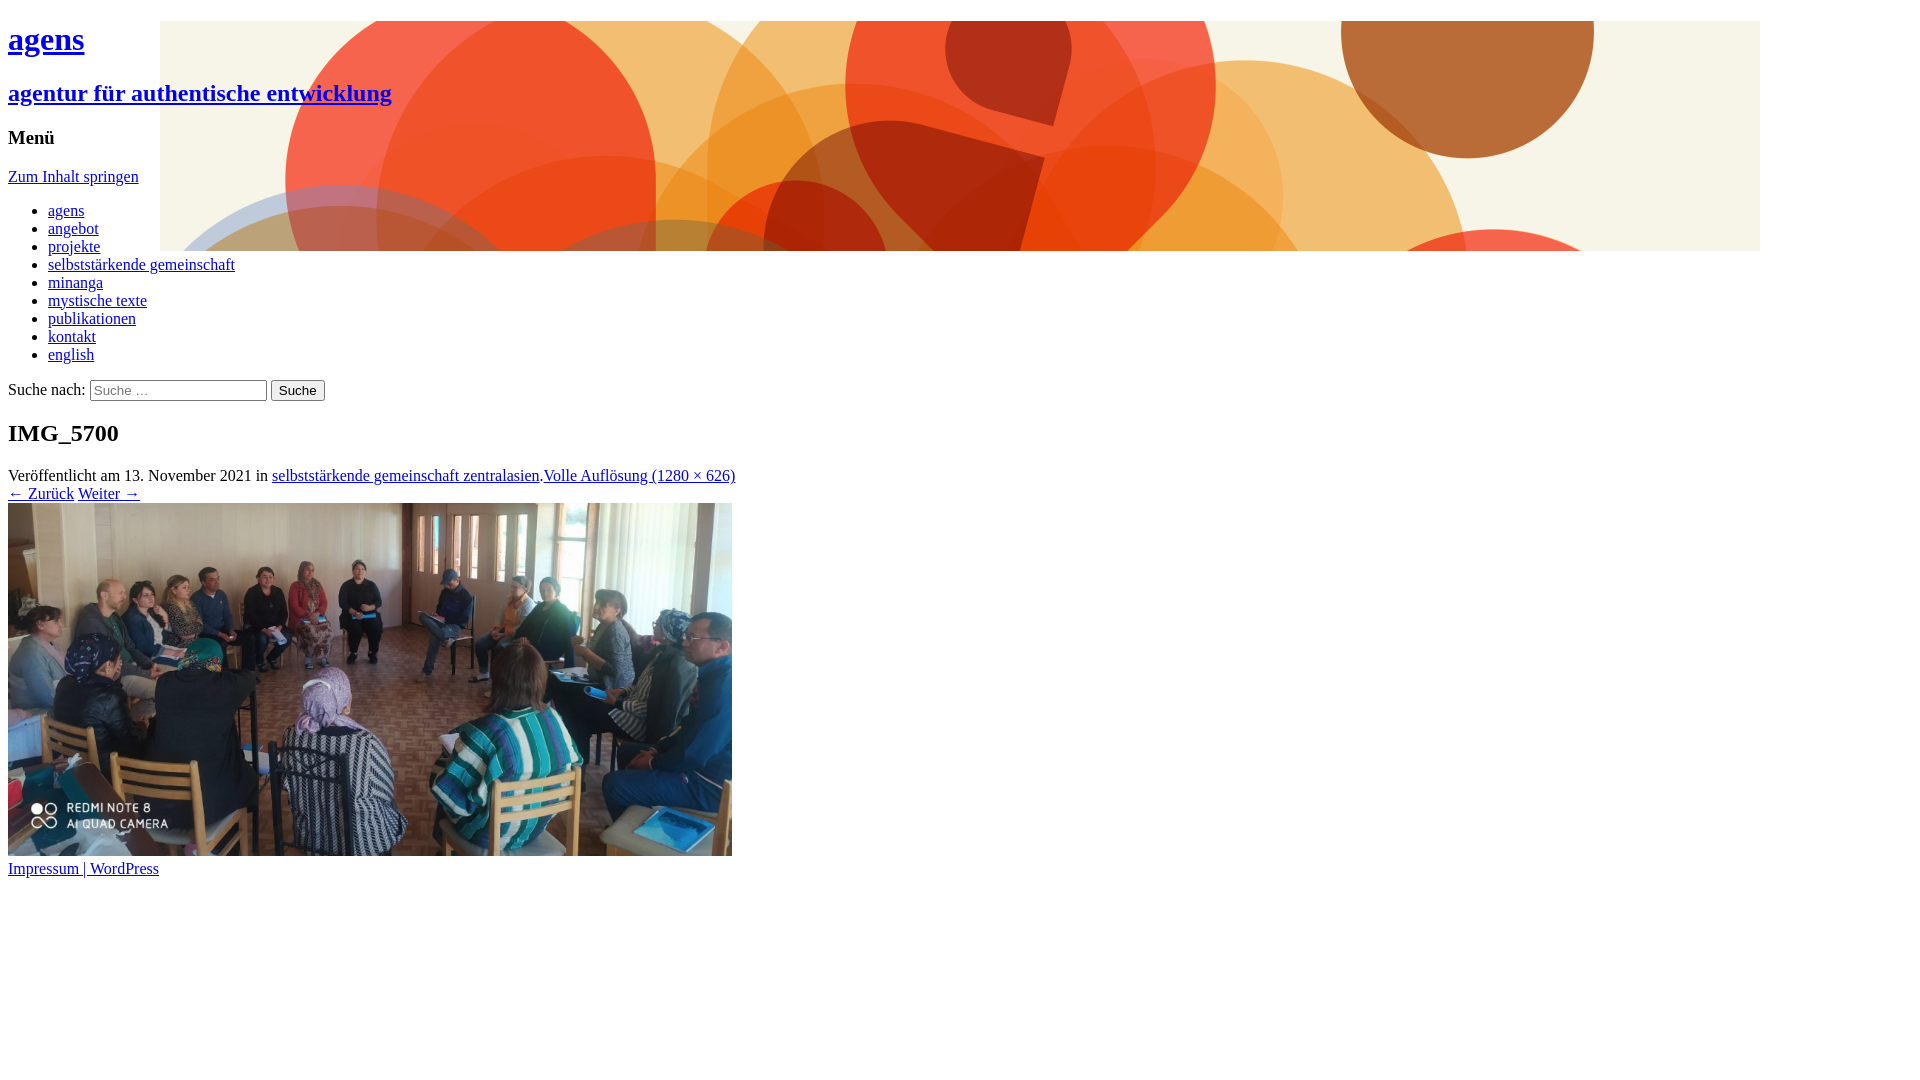  What do you see at coordinates (48, 227) in the screenshot?
I see `'angebot'` at bounding box center [48, 227].